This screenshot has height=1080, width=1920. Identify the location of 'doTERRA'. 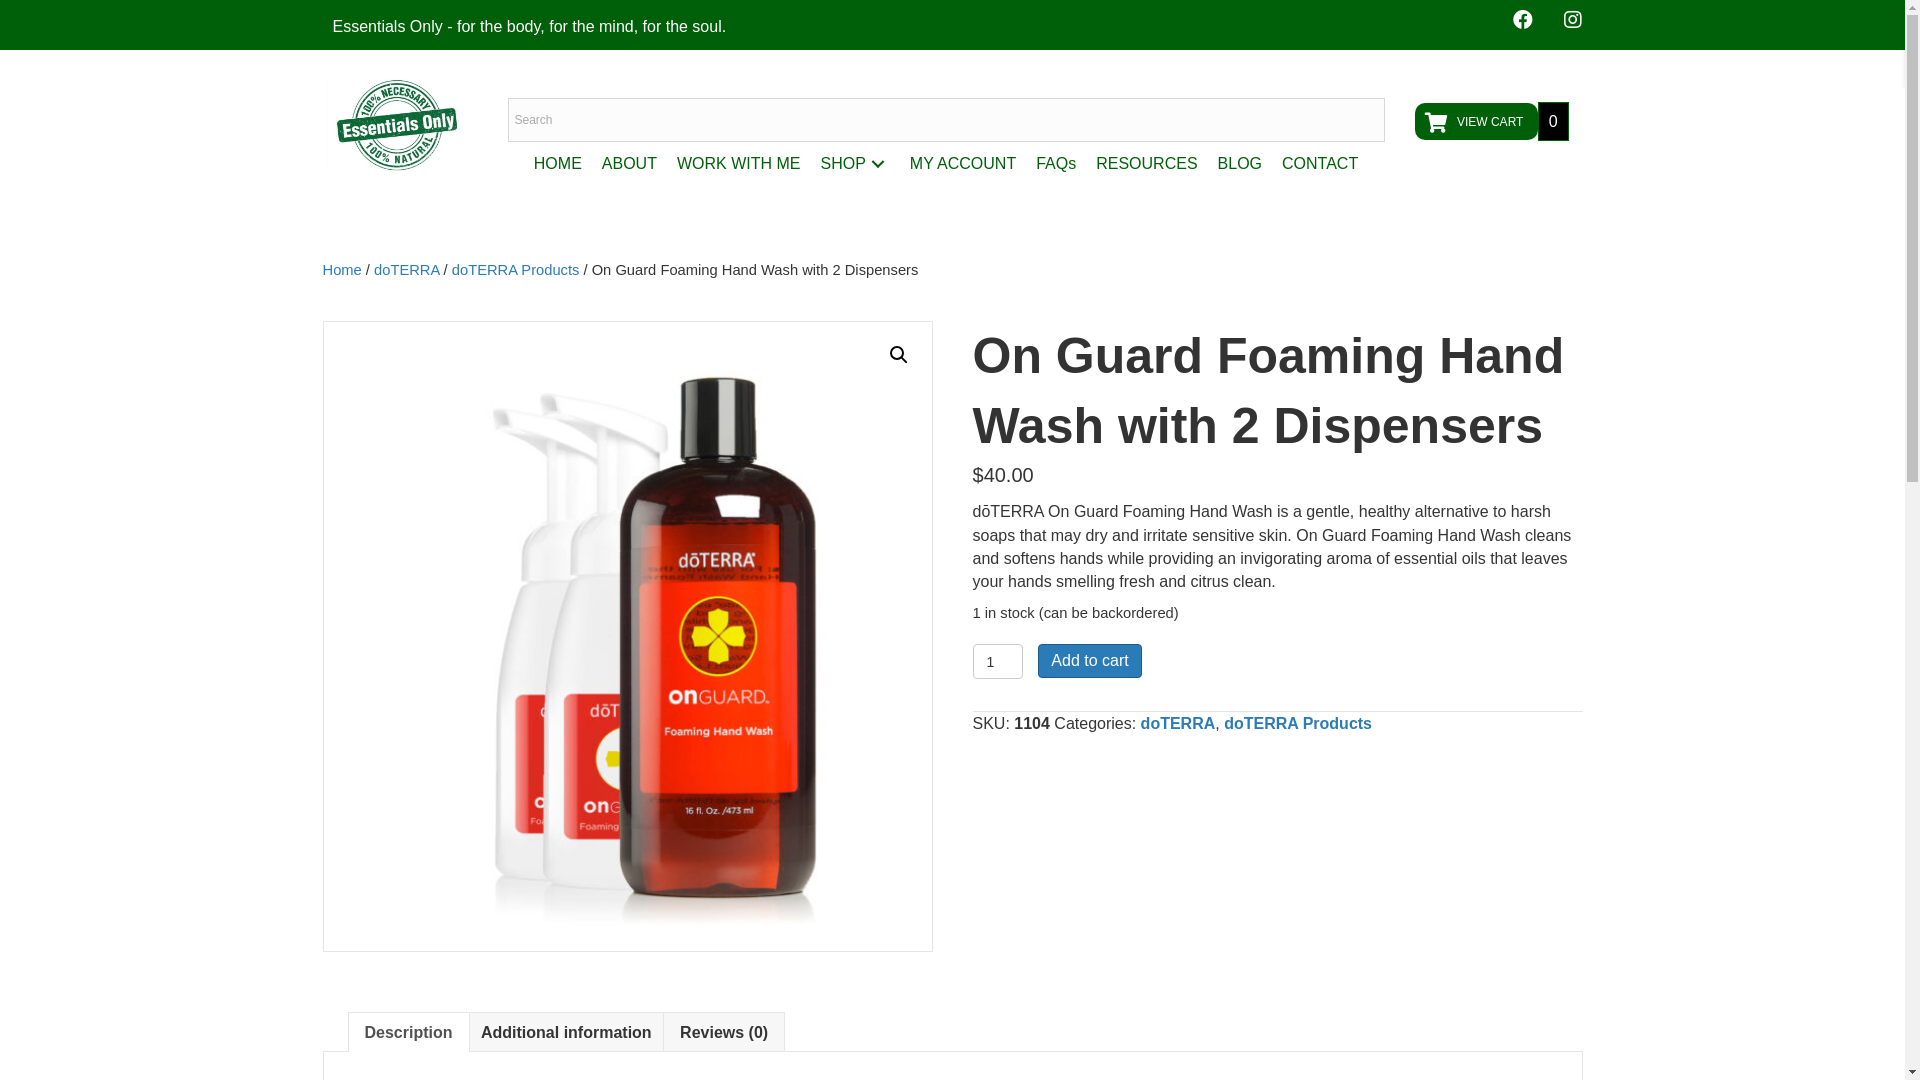
(1178, 723).